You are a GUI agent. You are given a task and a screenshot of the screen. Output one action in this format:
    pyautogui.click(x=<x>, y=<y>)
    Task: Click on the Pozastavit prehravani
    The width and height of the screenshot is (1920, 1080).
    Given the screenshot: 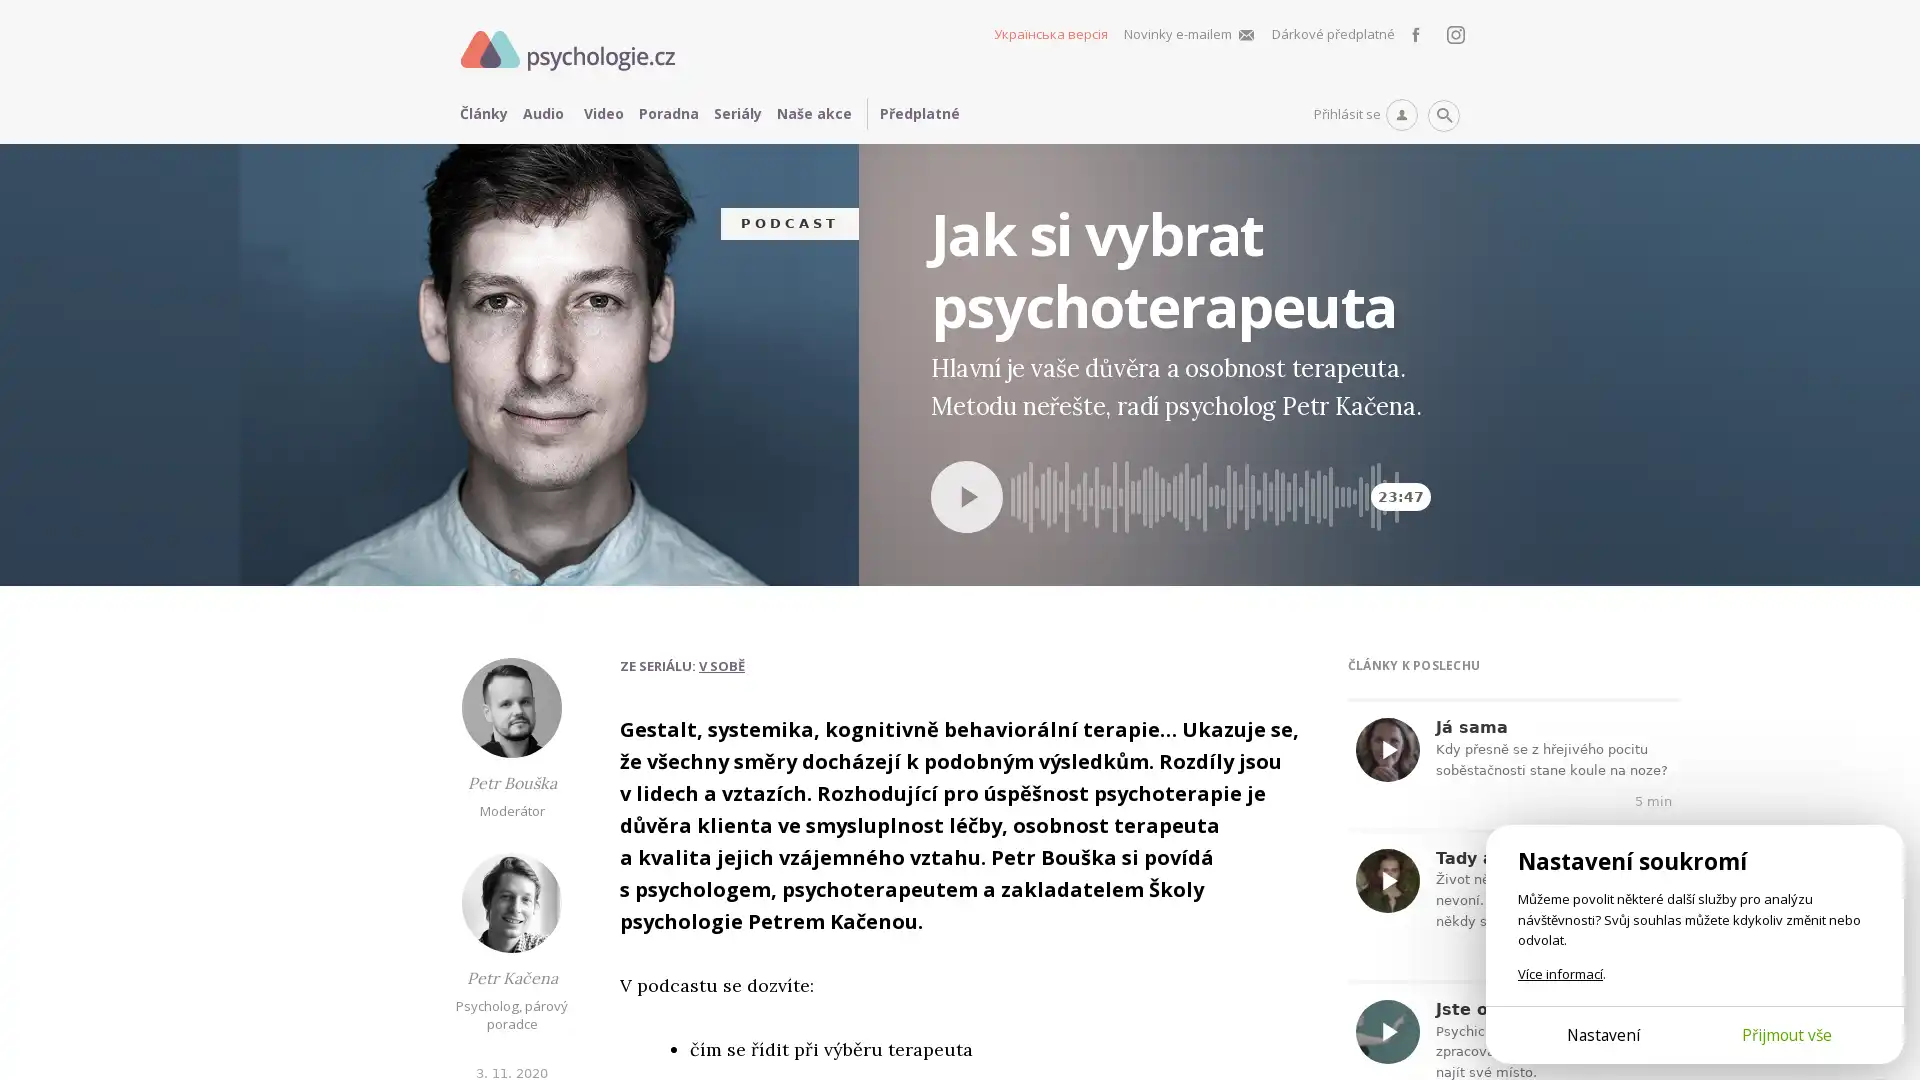 What is the action you would take?
    pyautogui.click(x=1010, y=459)
    